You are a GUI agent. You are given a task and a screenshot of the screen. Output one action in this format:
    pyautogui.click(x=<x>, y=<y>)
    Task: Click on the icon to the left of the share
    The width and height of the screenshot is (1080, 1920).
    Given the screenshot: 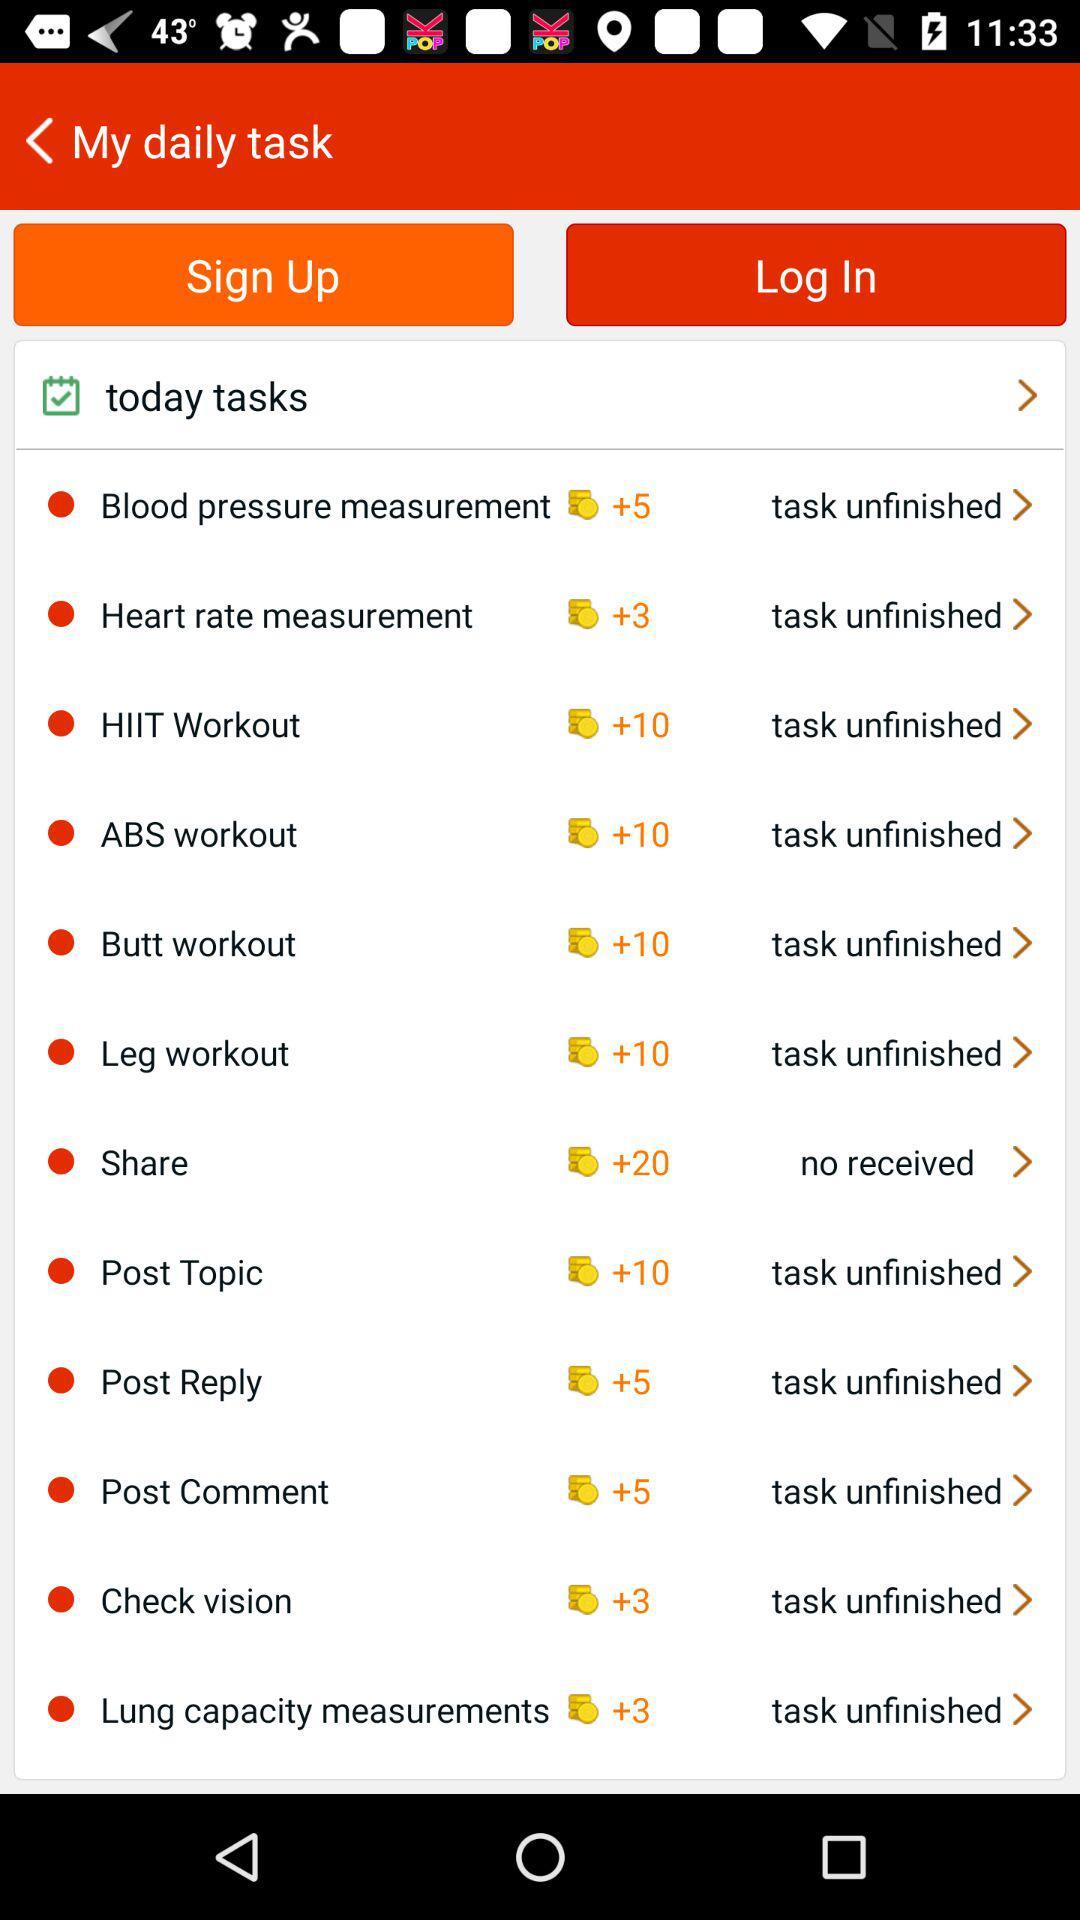 What is the action you would take?
    pyautogui.click(x=60, y=1161)
    